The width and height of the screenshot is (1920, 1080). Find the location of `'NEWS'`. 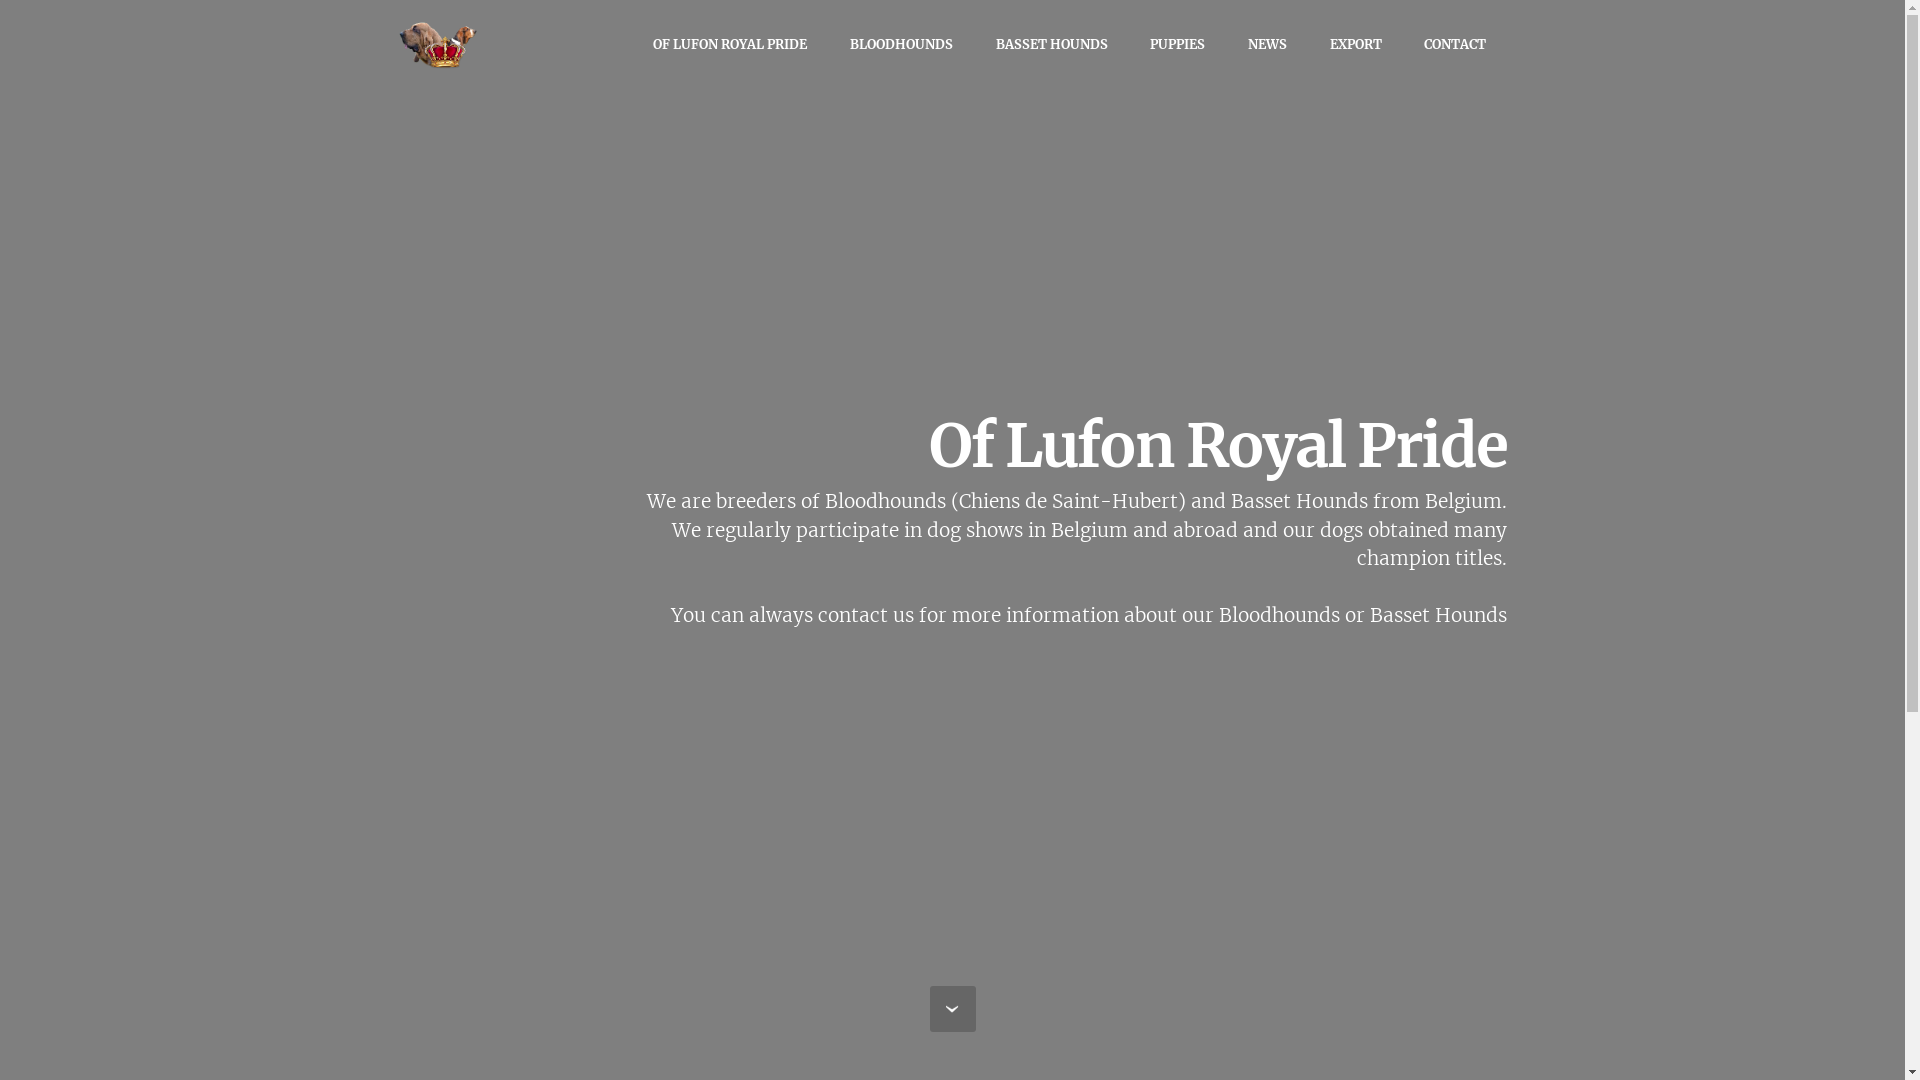

'NEWS' is located at coordinates (1266, 44).